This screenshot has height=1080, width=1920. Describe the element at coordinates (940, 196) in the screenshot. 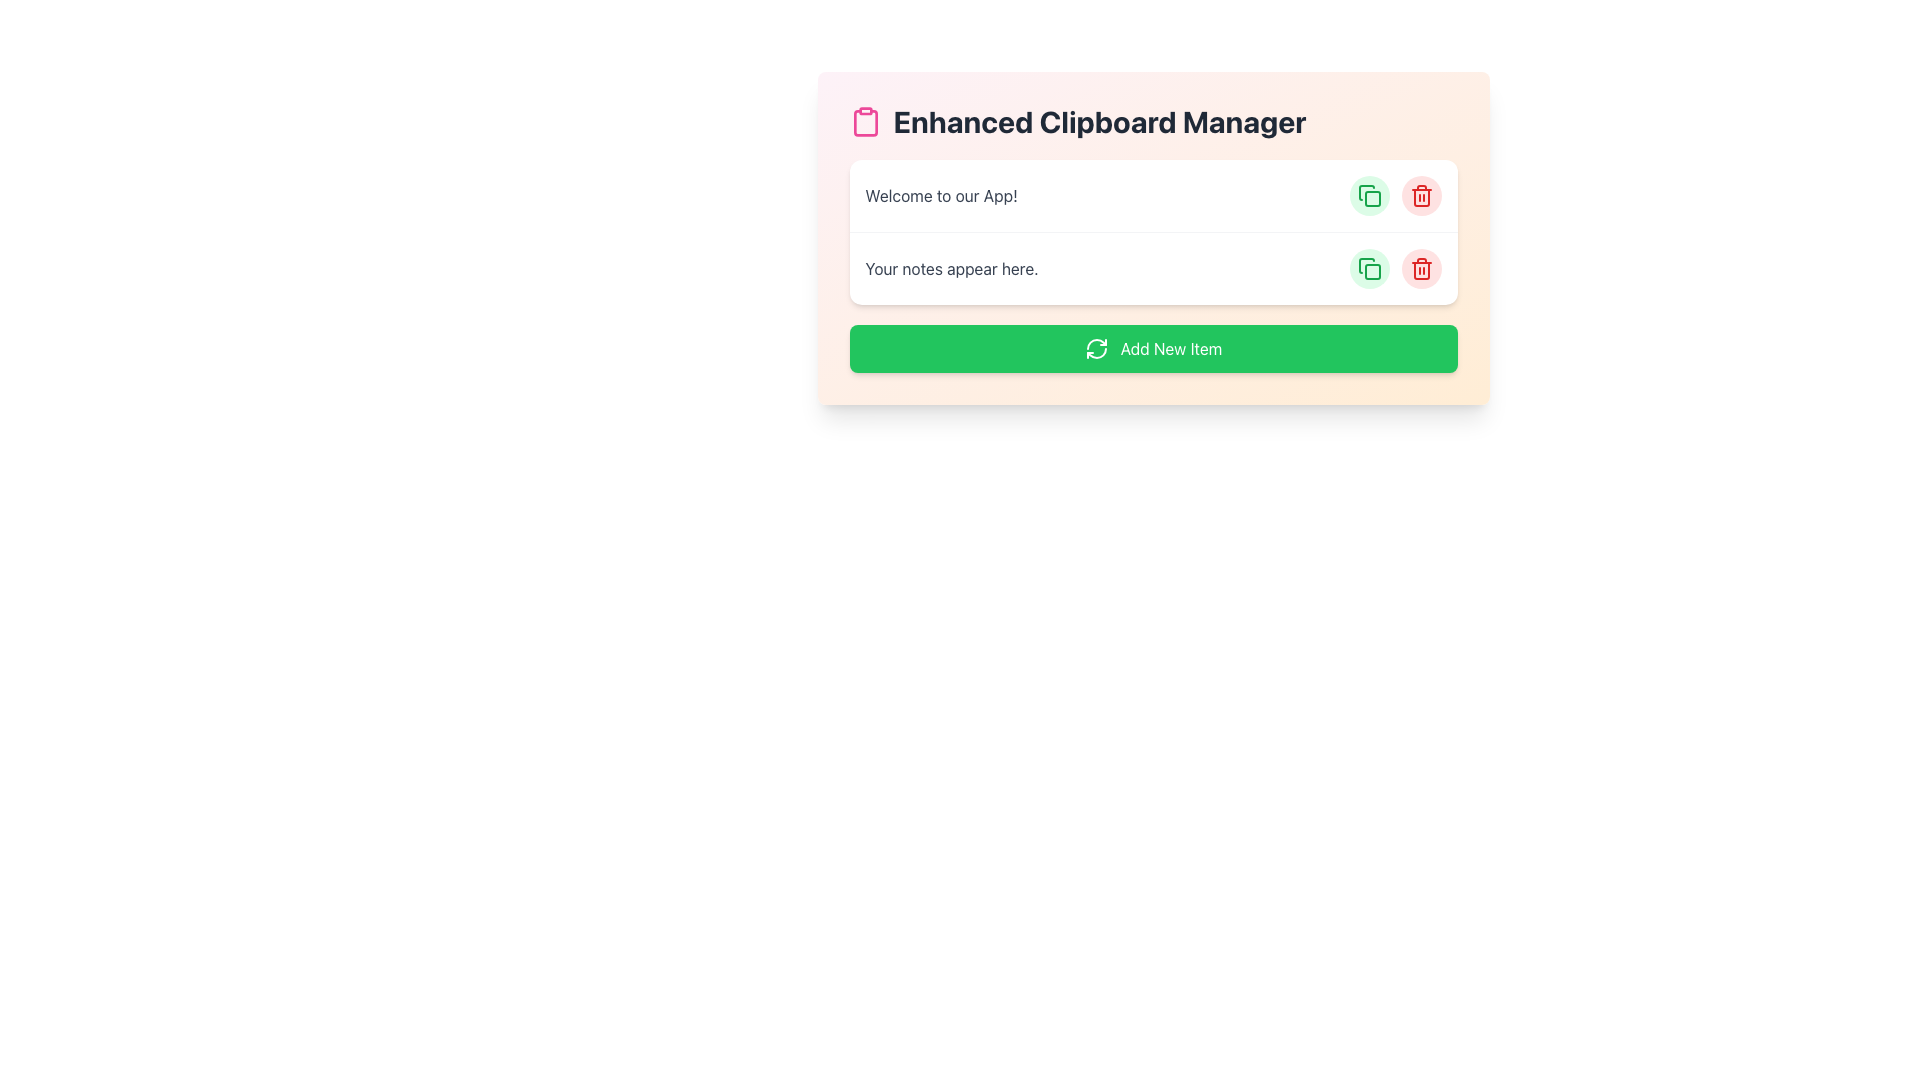

I see `the welcoming static text label located in the top-left portion of the card interface, which serves to greet users and define the interface's purpose` at that location.